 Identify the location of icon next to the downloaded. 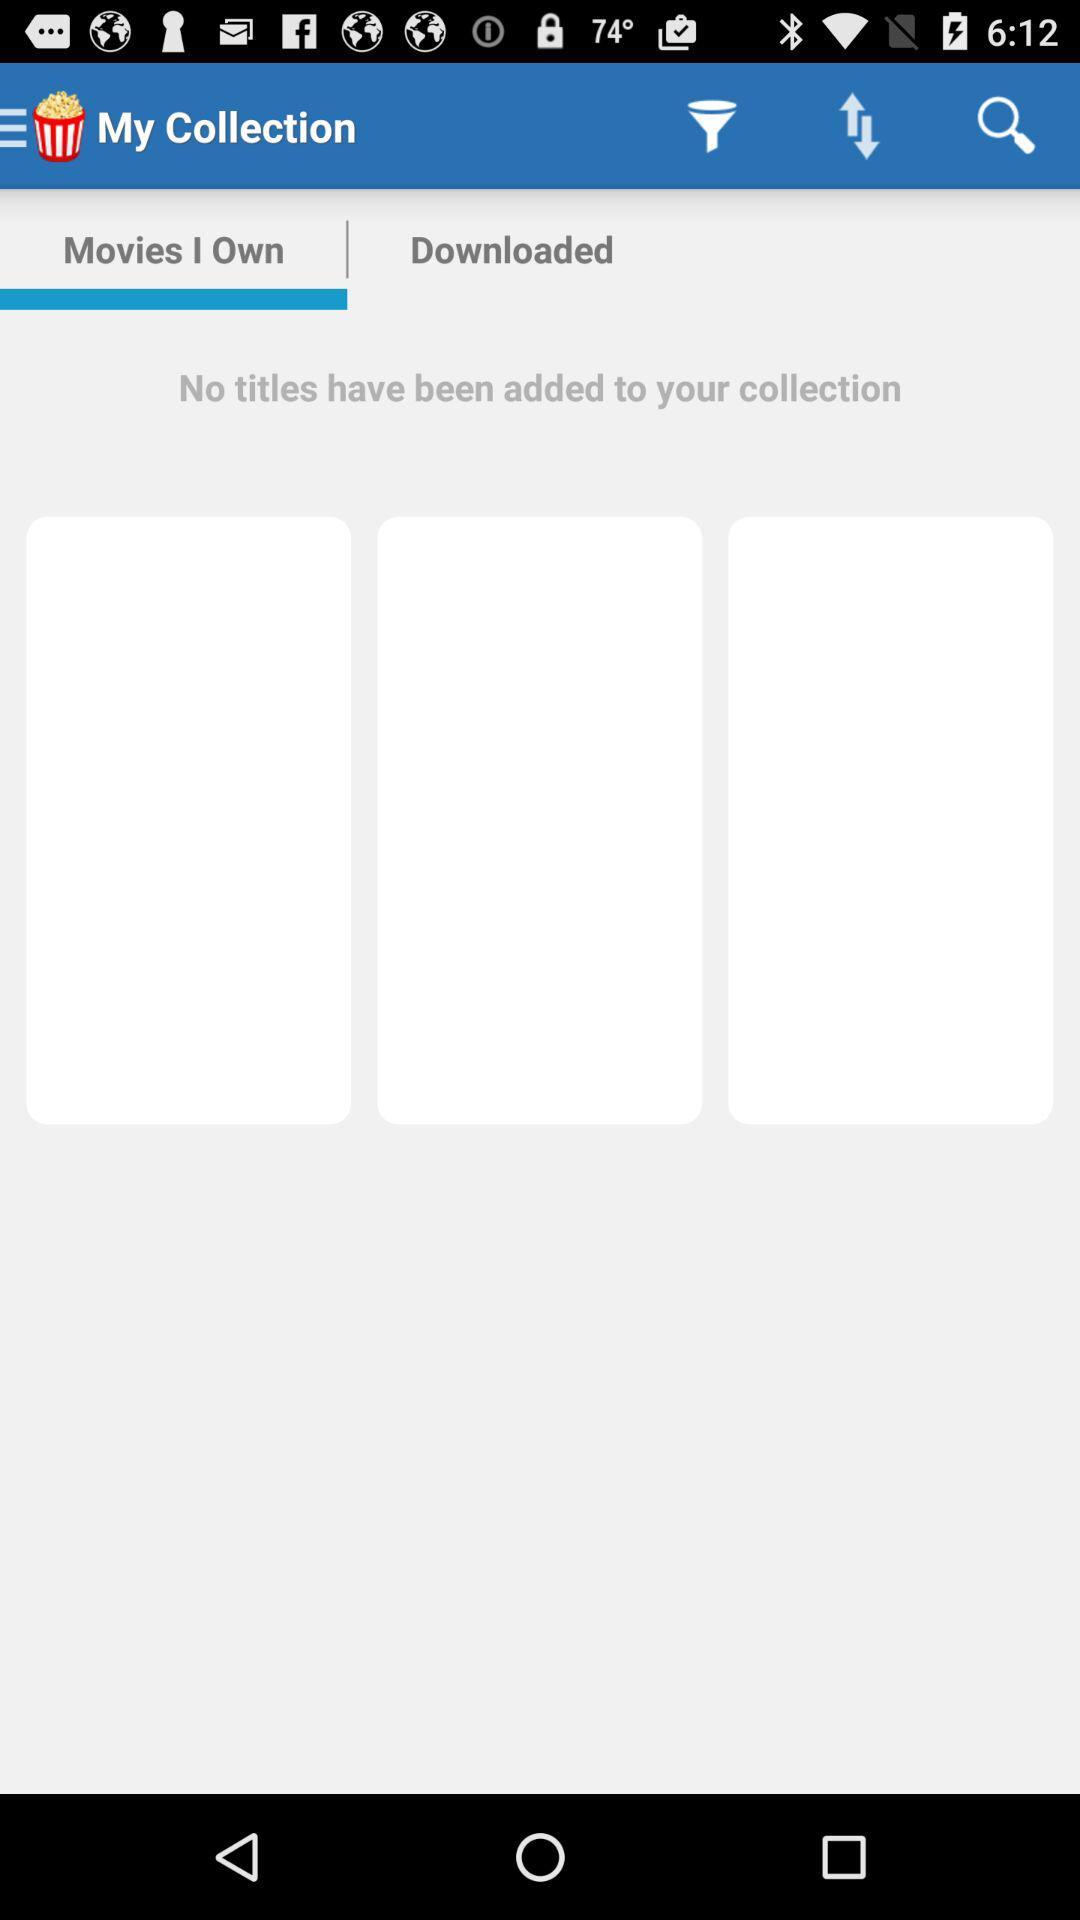
(172, 248).